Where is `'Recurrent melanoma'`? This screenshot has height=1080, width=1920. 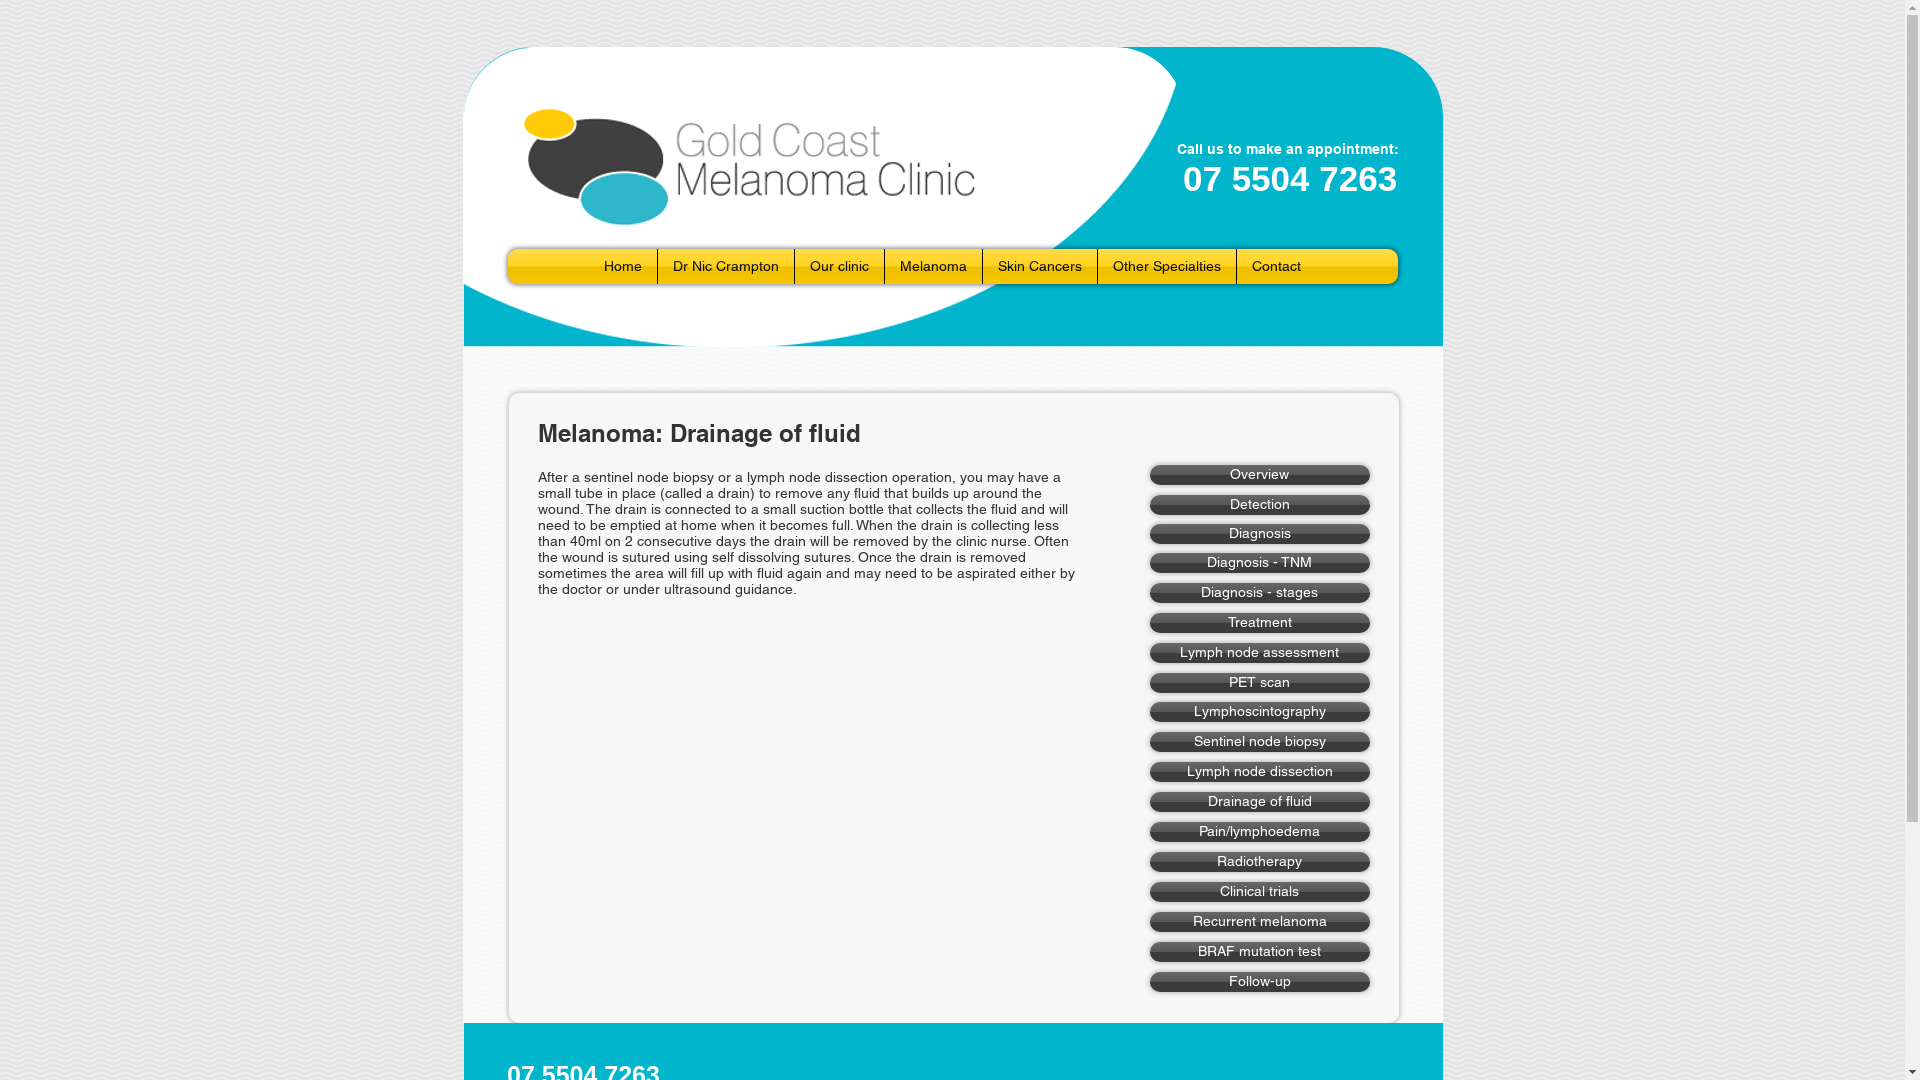 'Recurrent melanoma' is located at coordinates (1258, 921).